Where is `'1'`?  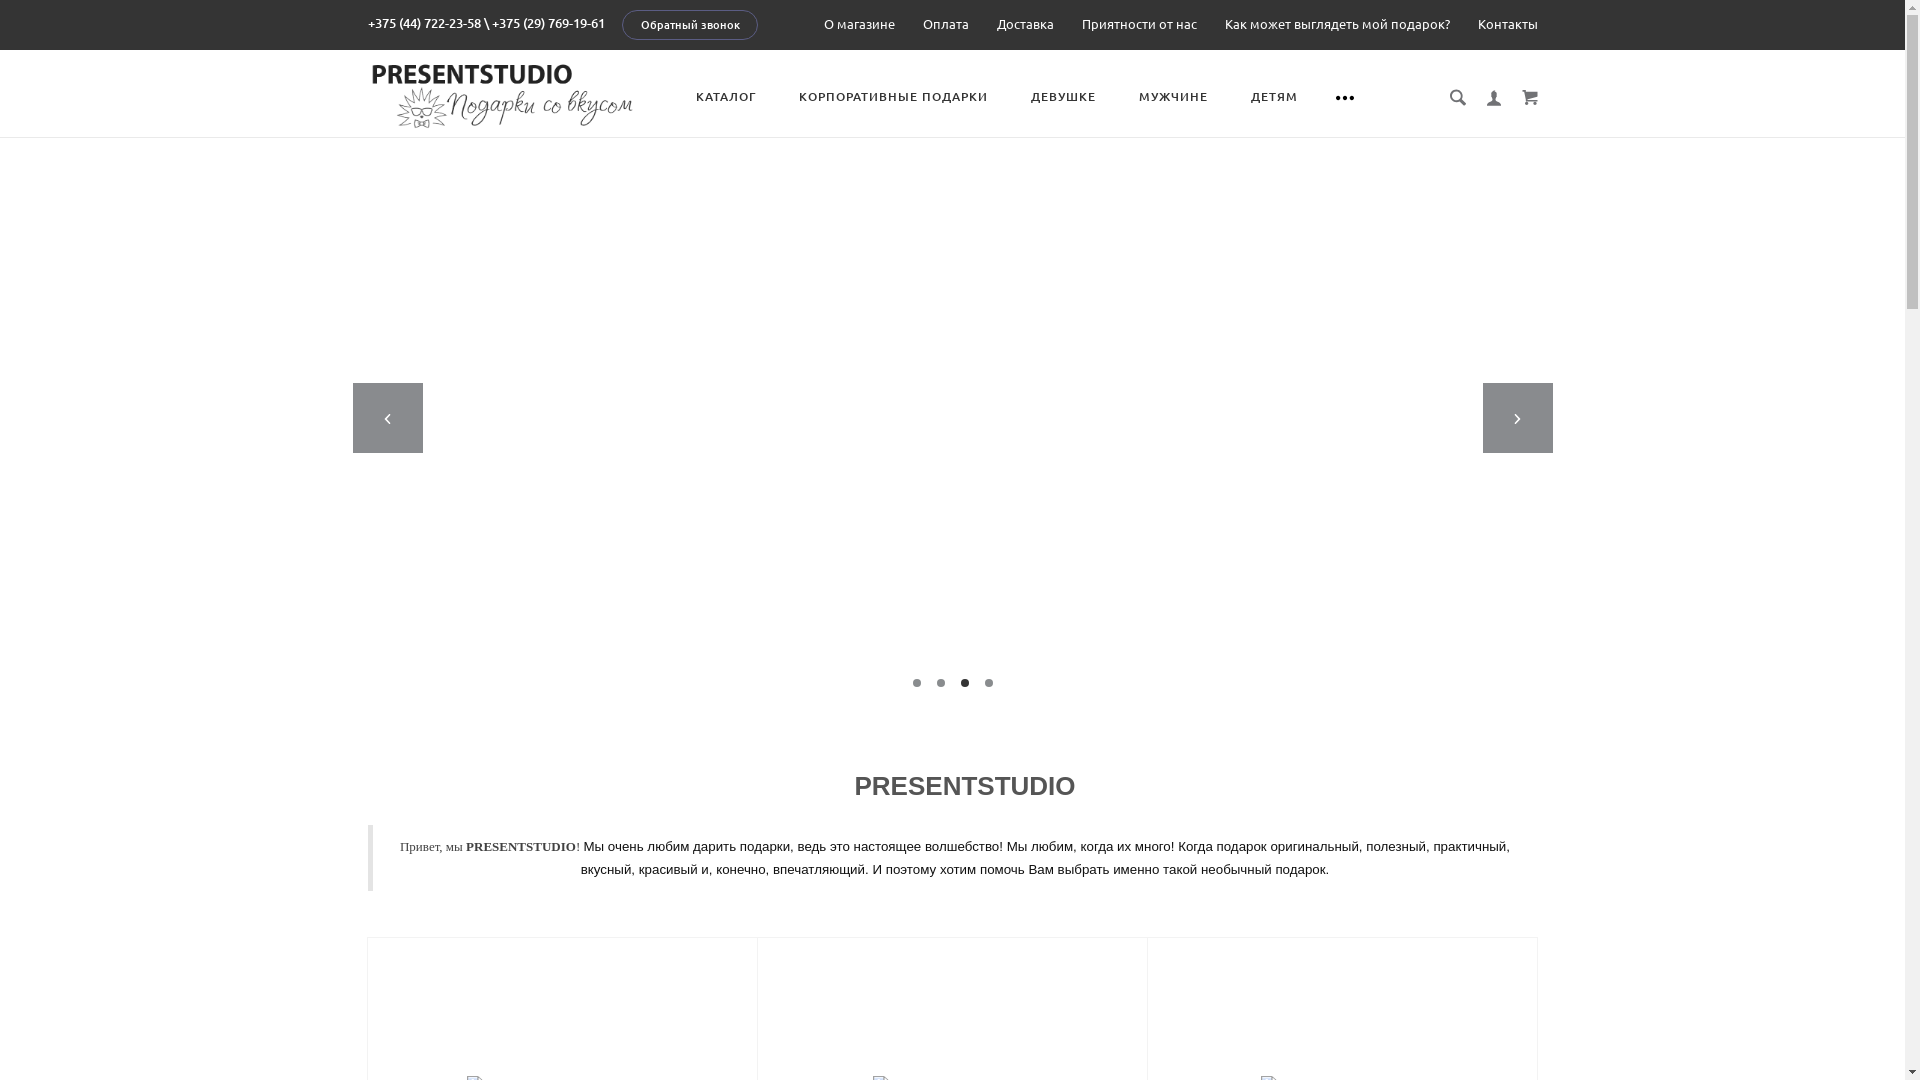 '1' is located at coordinates (915, 681).